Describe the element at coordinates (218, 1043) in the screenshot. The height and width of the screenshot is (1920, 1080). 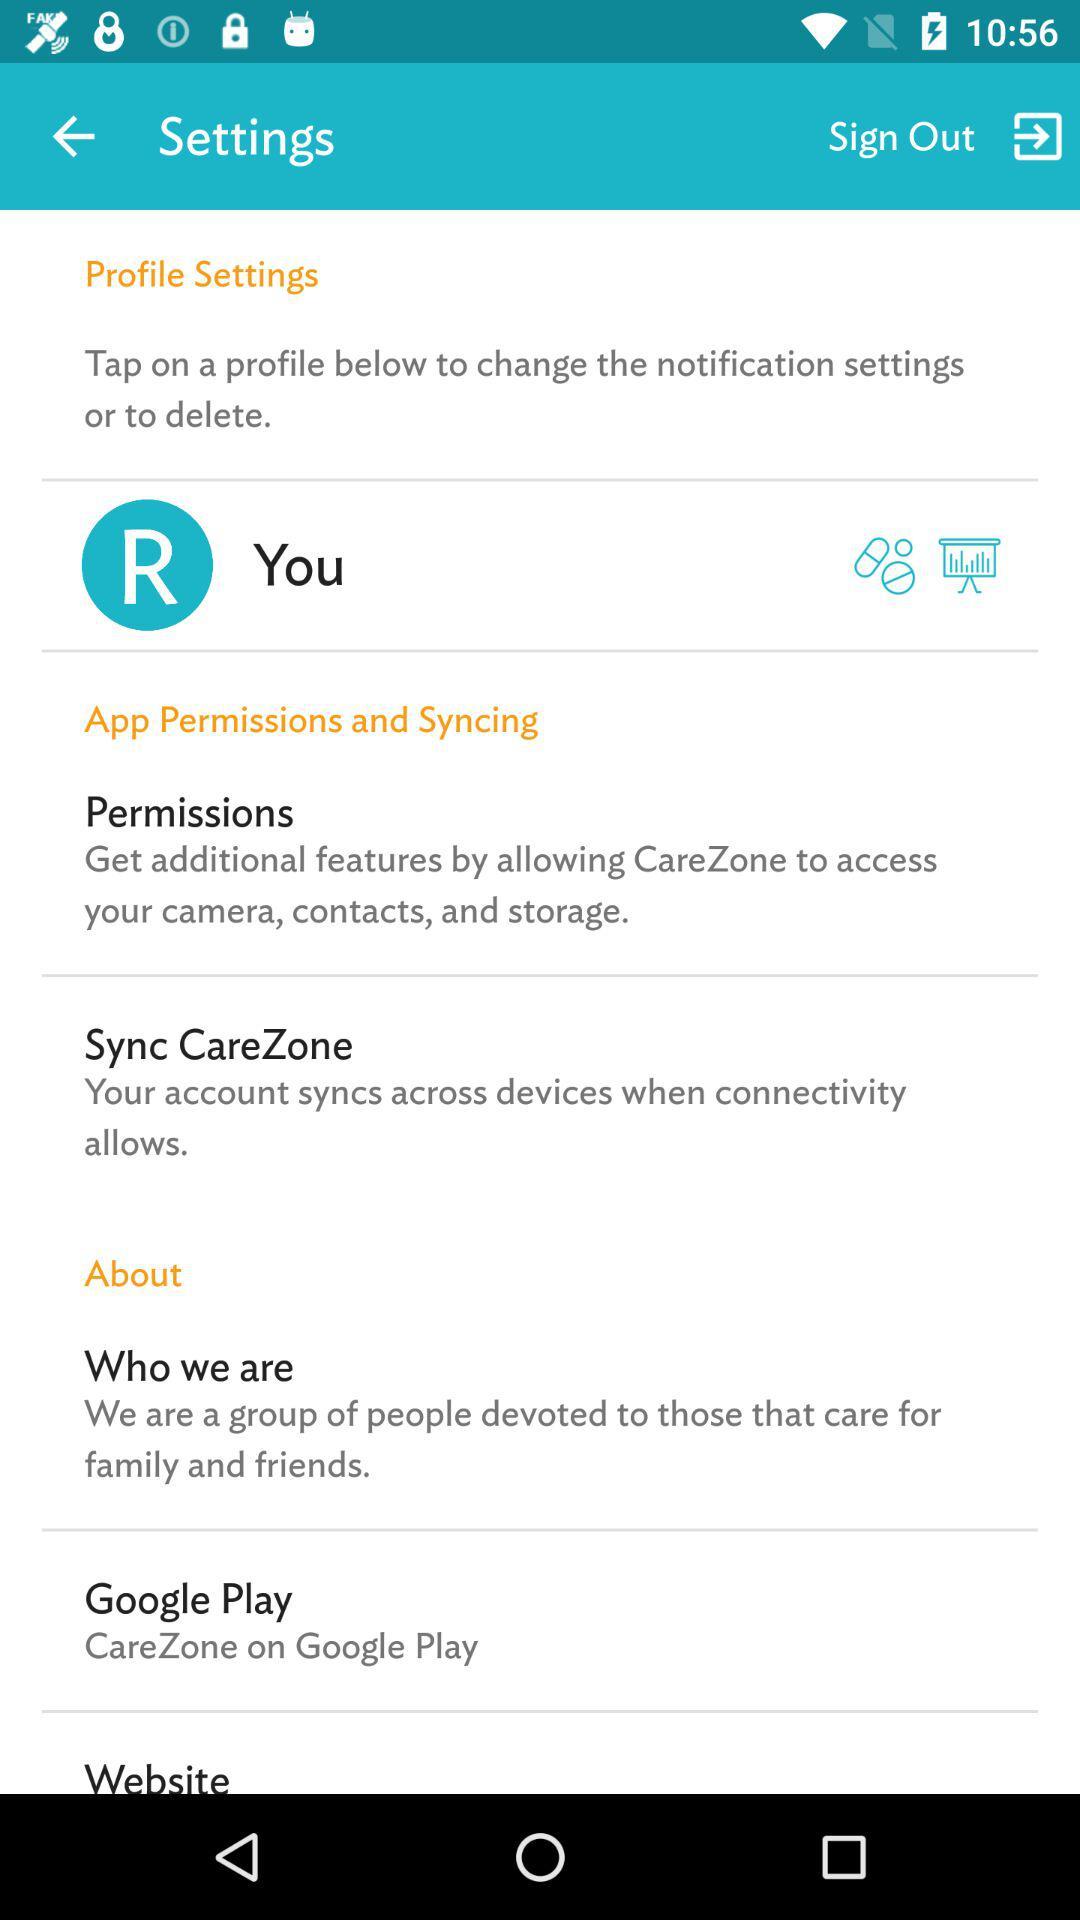
I see `the sync carezone item` at that location.